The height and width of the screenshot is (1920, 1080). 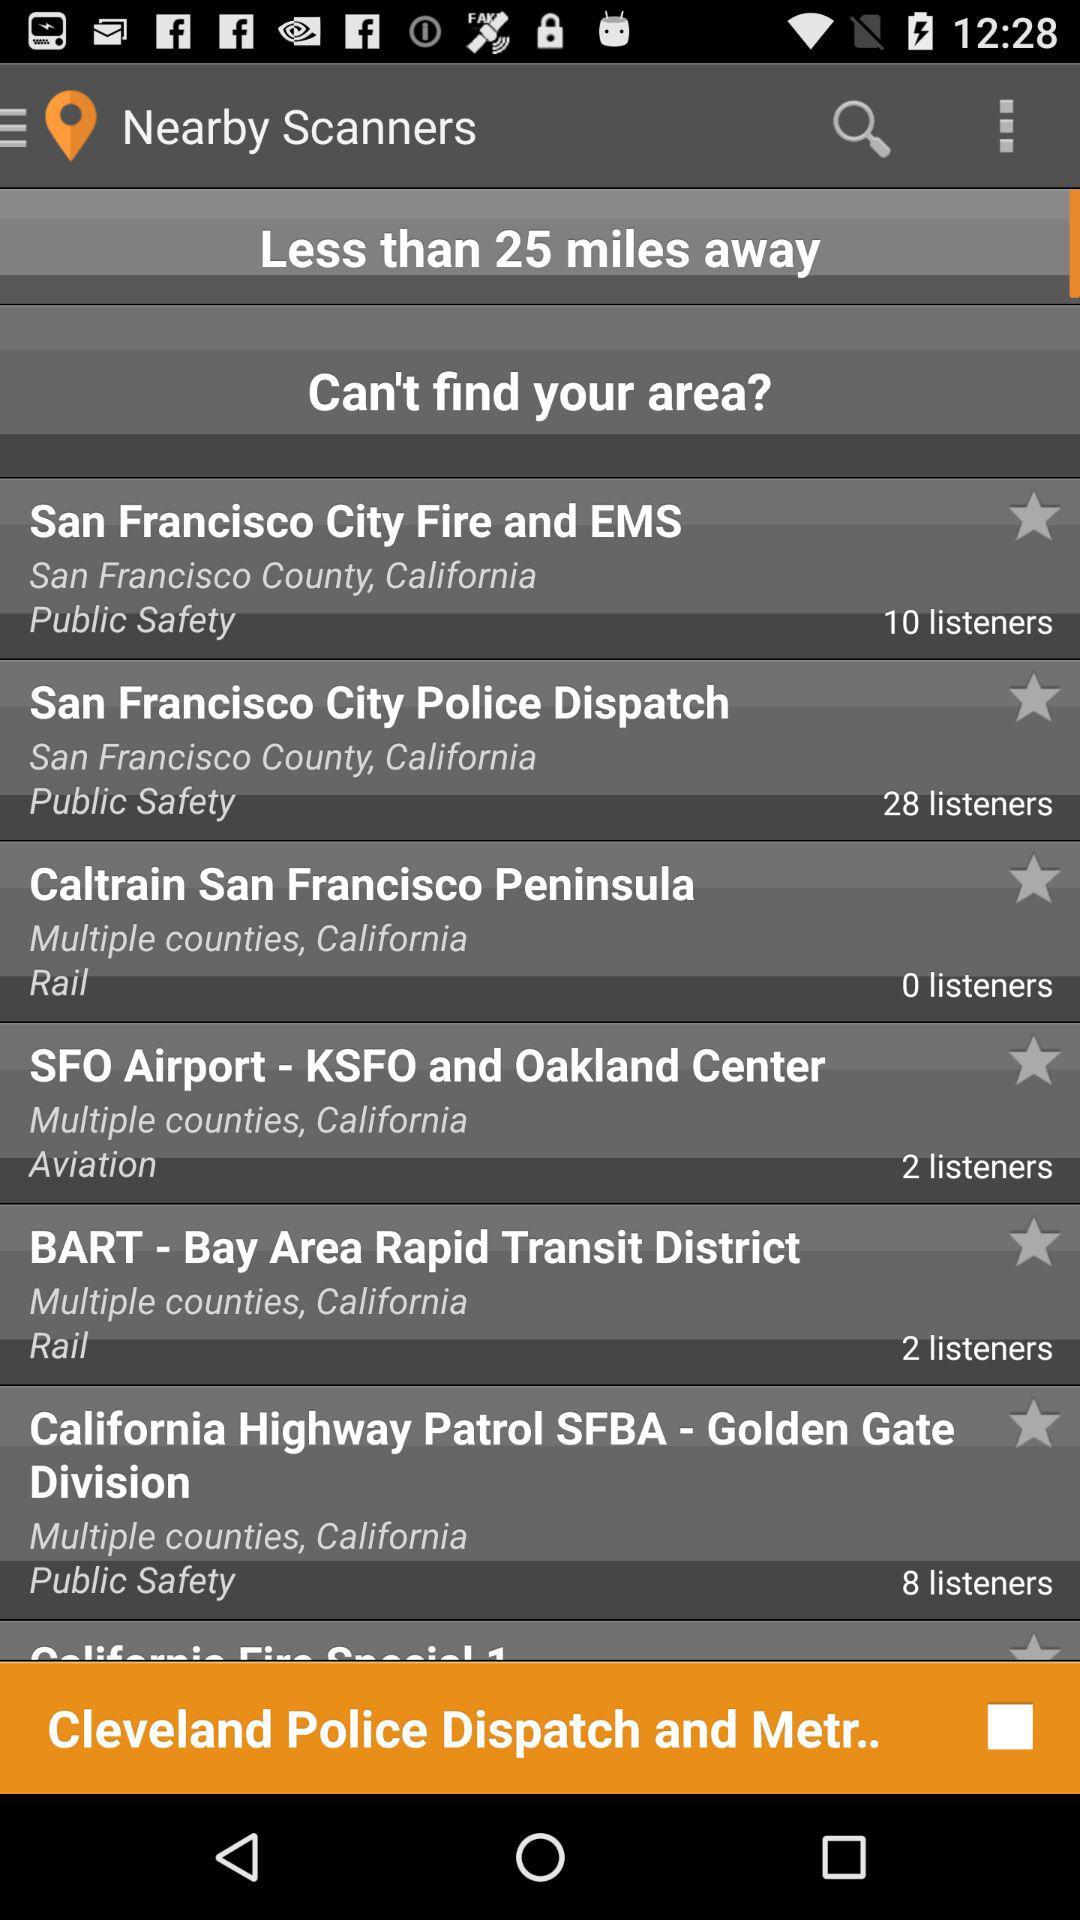 I want to click on icon below california fire special icon, so click(x=1005, y=1725).